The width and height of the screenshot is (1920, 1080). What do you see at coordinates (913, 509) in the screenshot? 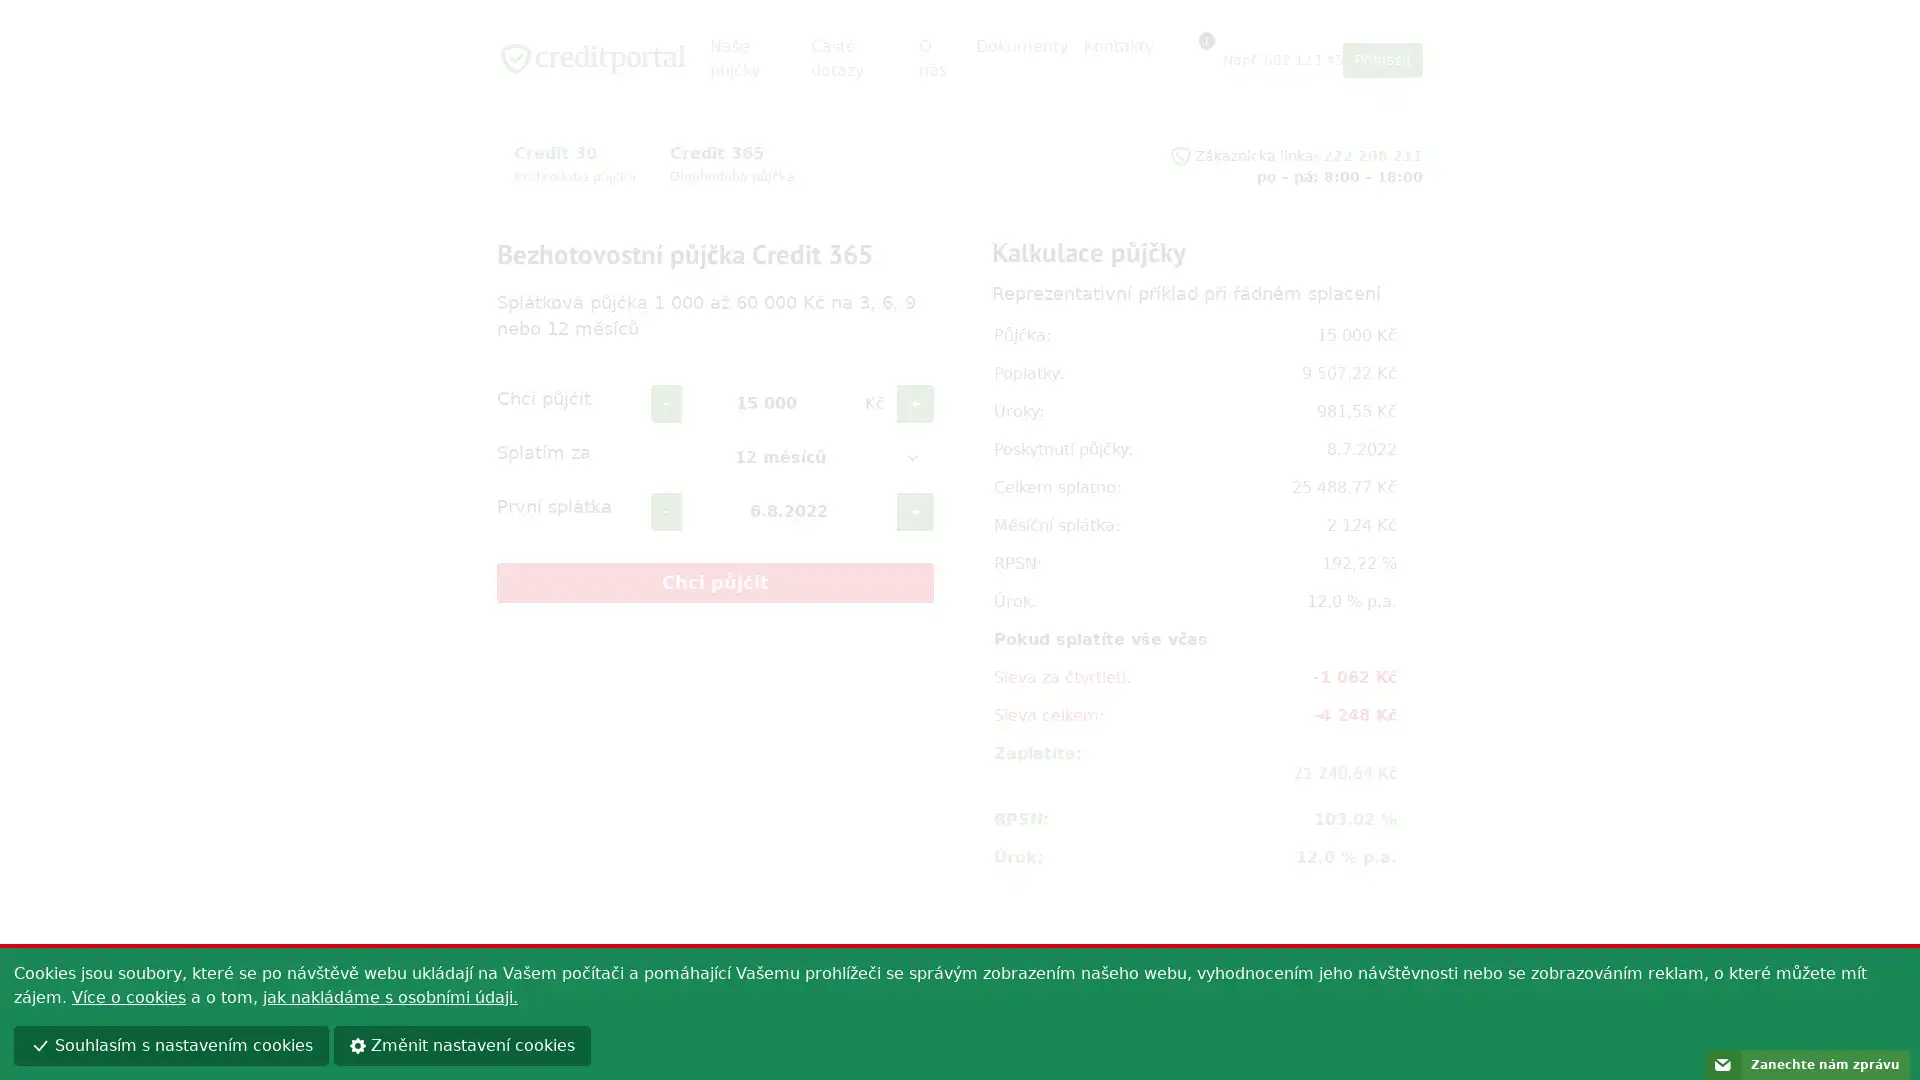
I see `+` at bounding box center [913, 509].